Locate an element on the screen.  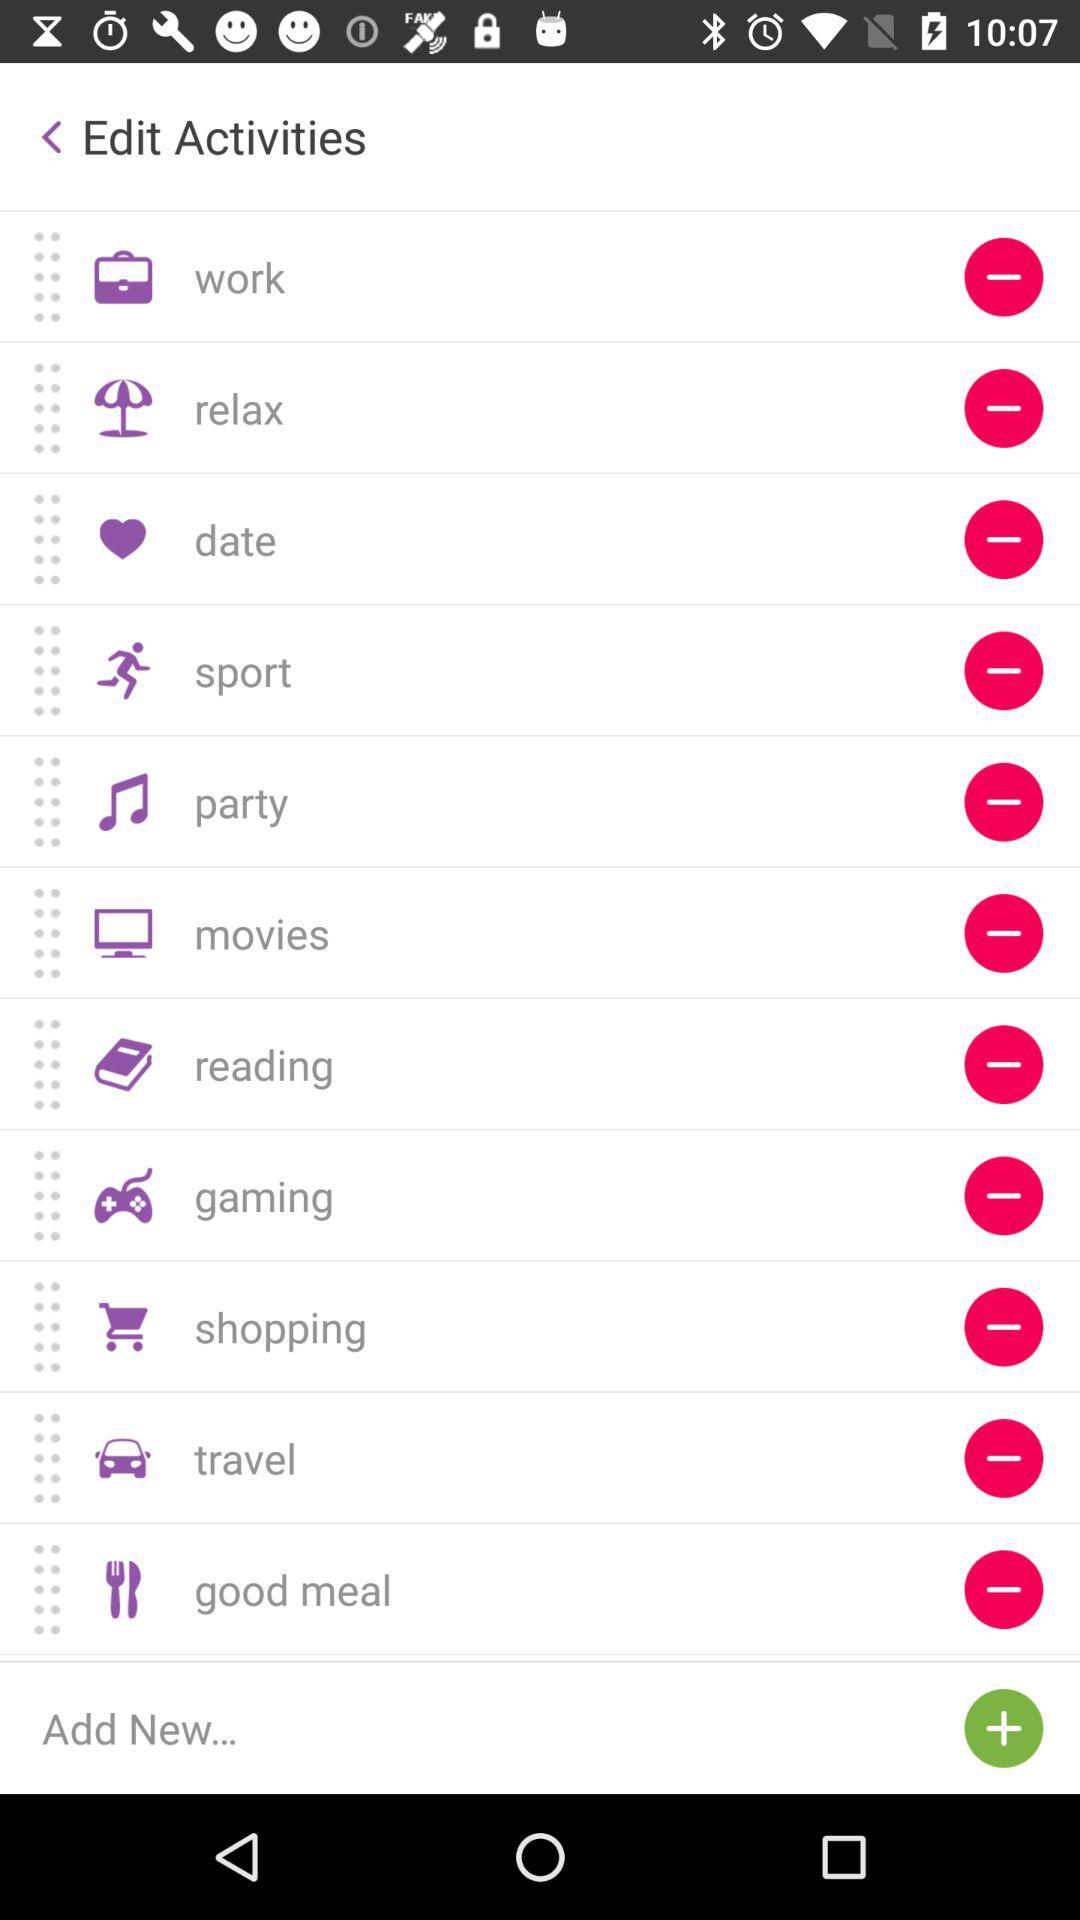
remove activity is located at coordinates (1003, 407).